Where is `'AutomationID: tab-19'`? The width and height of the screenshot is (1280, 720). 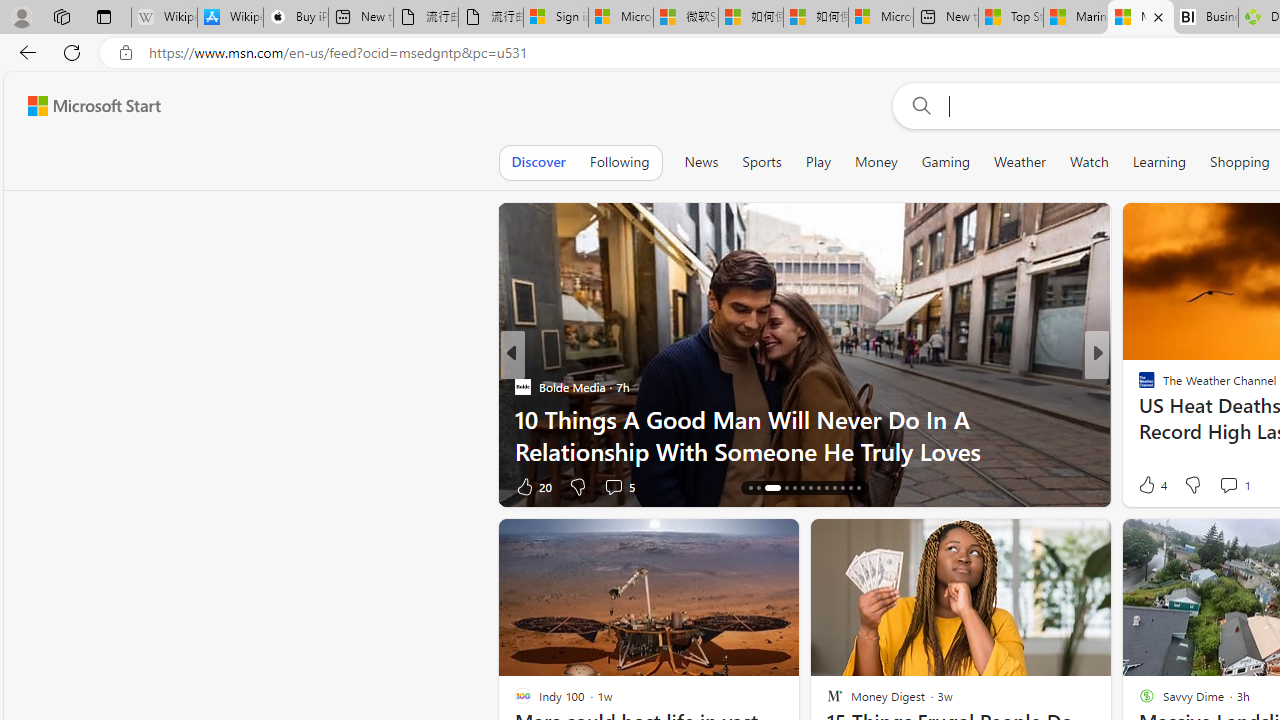
'AutomationID: tab-19' is located at coordinates (801, 488).